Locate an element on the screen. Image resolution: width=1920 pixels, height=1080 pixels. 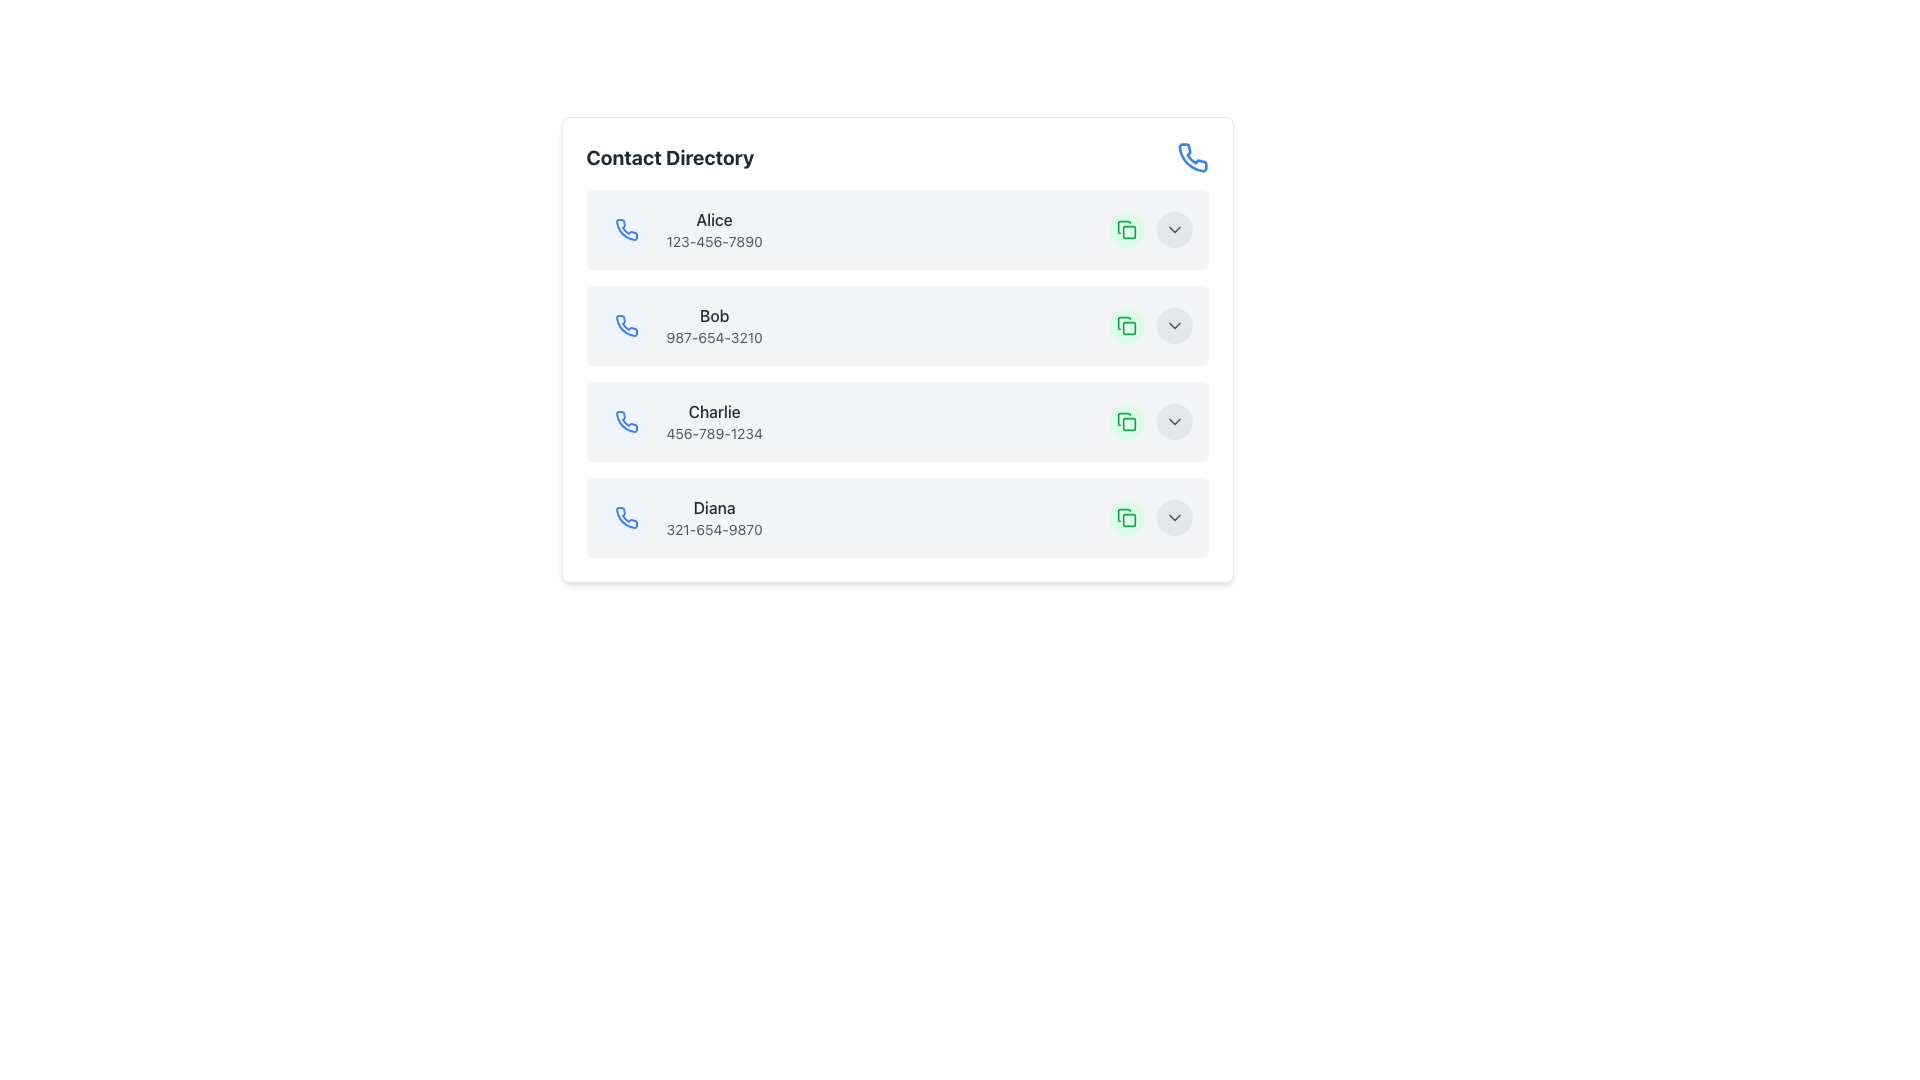
the text label displaying 'Contact Directory' in bold and enlarged font located at the top-left section of the contacts panel is located at coordinates (670, 157).